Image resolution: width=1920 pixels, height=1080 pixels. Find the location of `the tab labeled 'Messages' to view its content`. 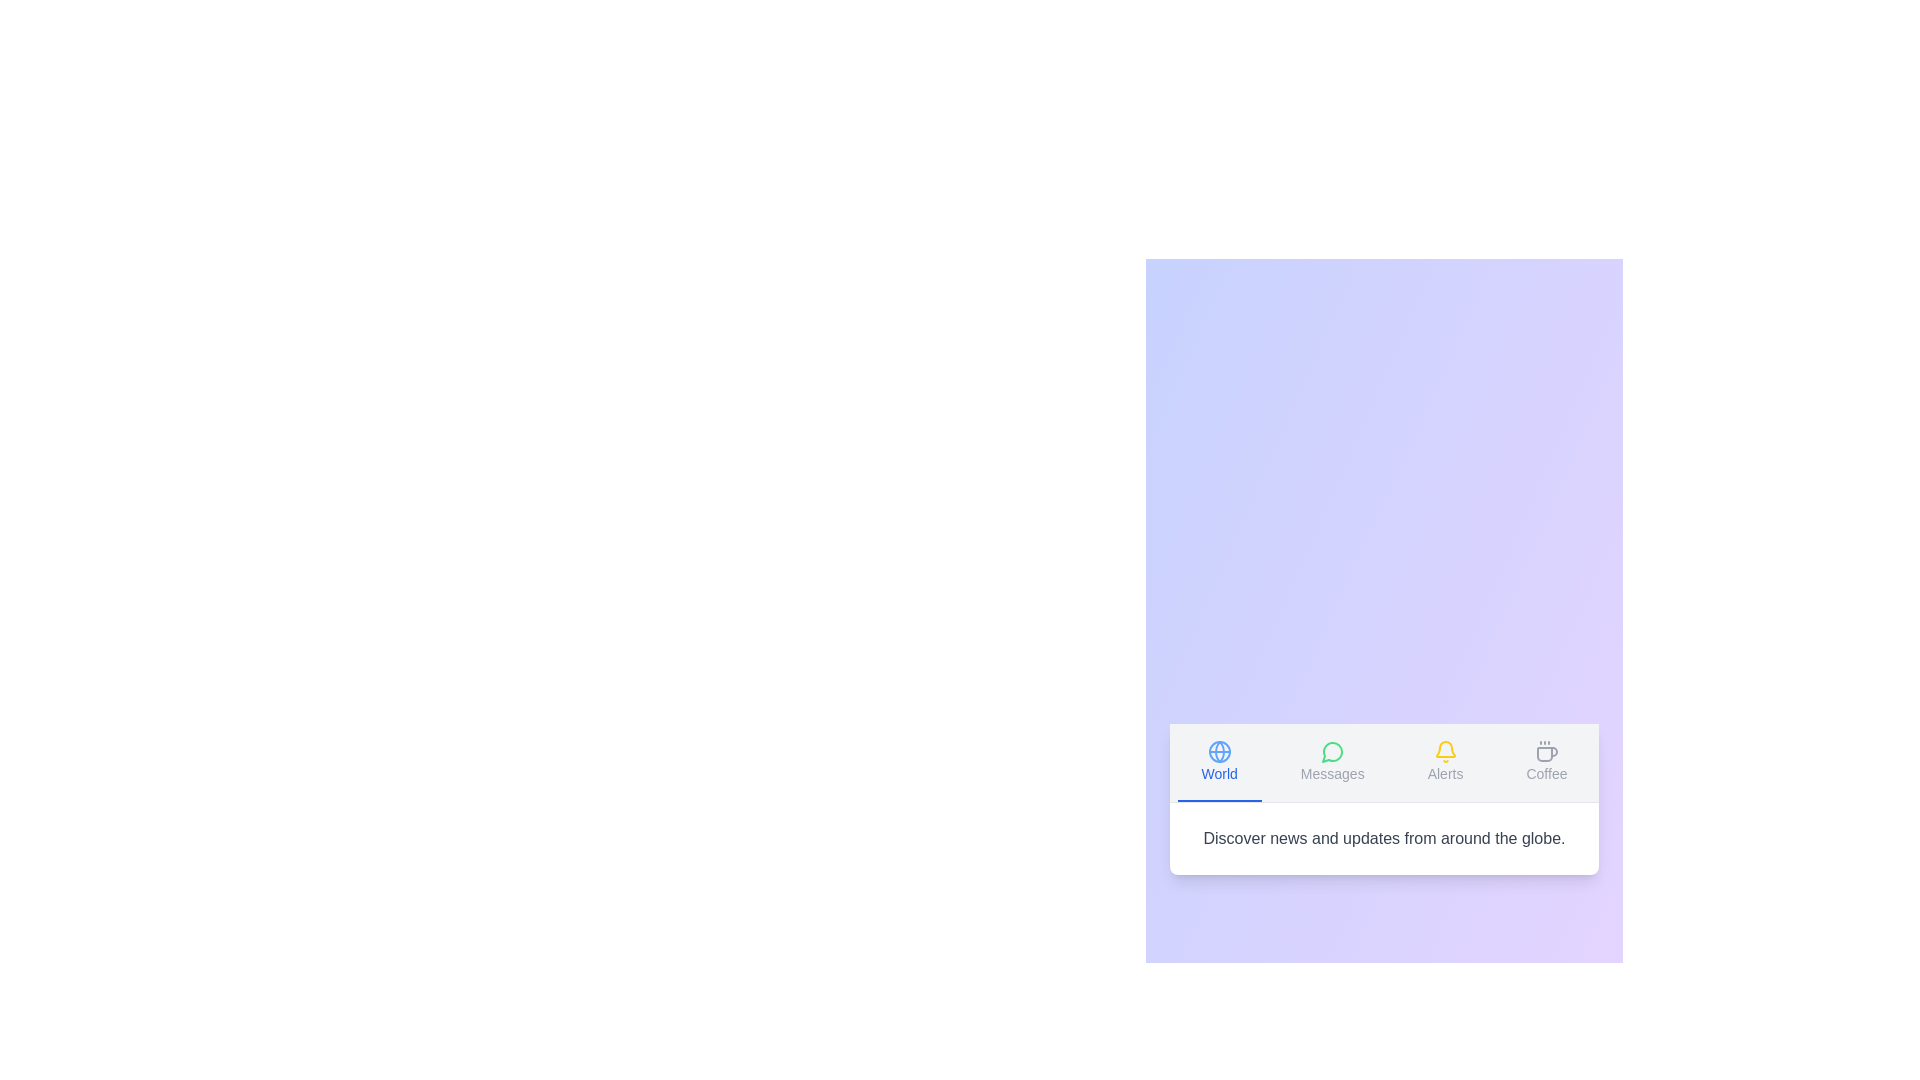

the tab labeled 'Messages' to view its content is located at coordinates (1332, 762).